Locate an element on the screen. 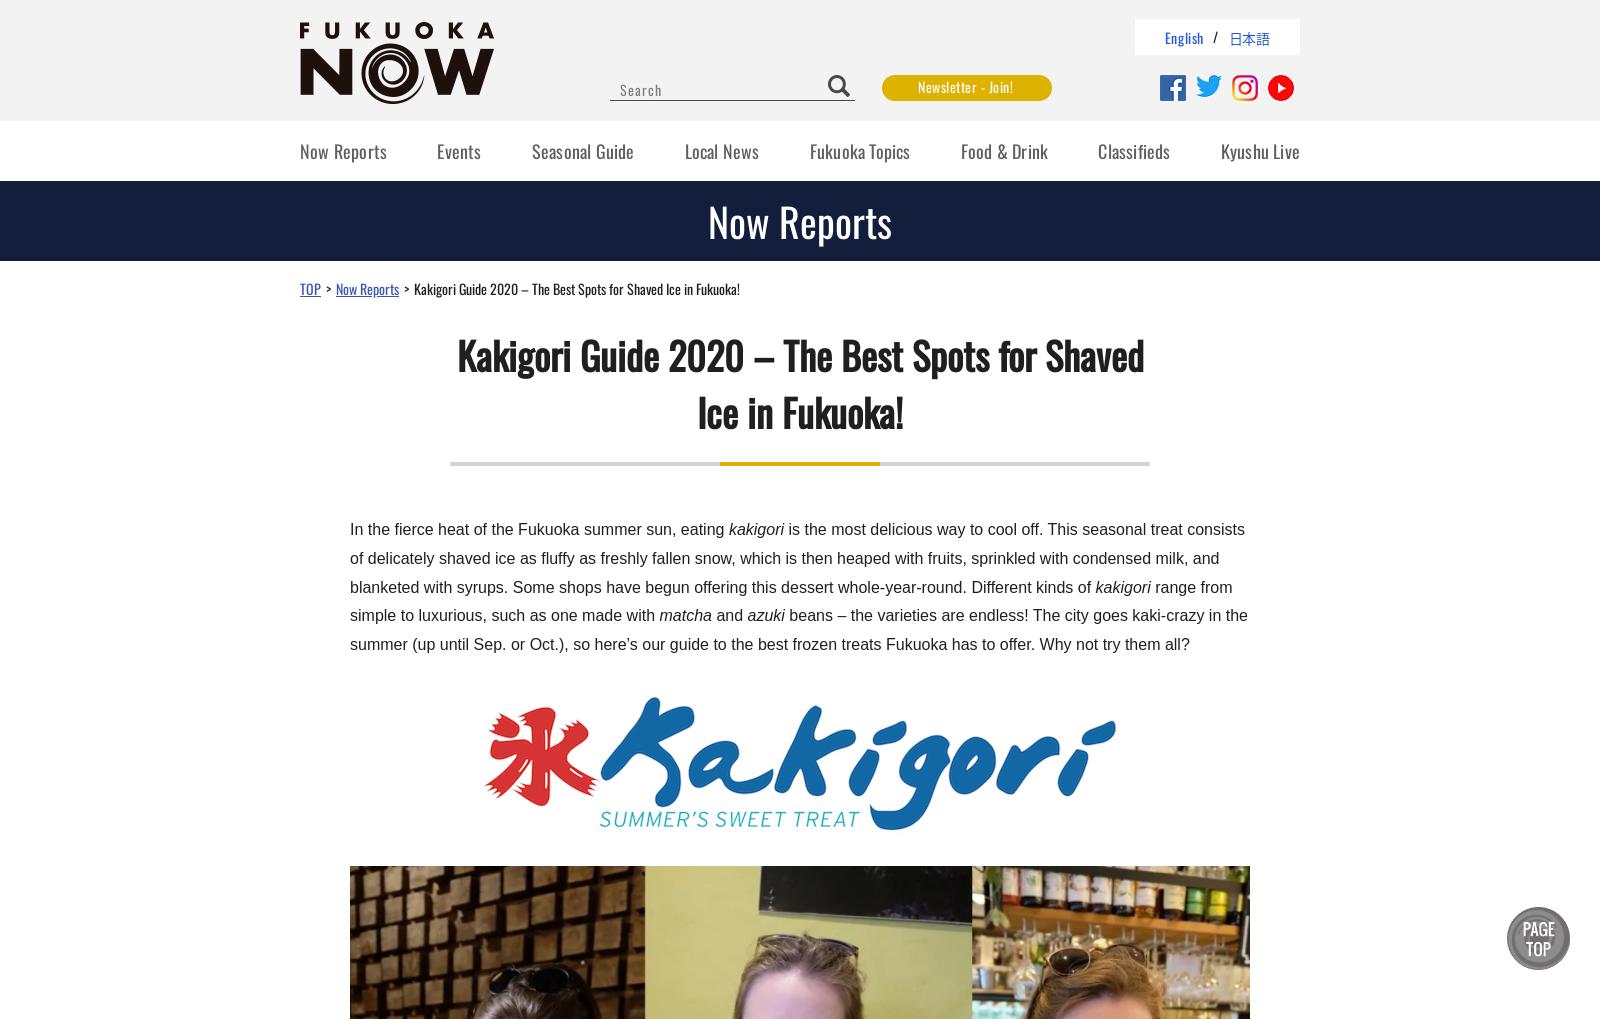 This screenshot has height=1019, width=1600. 'English' is located at coordinates (1183, 36).